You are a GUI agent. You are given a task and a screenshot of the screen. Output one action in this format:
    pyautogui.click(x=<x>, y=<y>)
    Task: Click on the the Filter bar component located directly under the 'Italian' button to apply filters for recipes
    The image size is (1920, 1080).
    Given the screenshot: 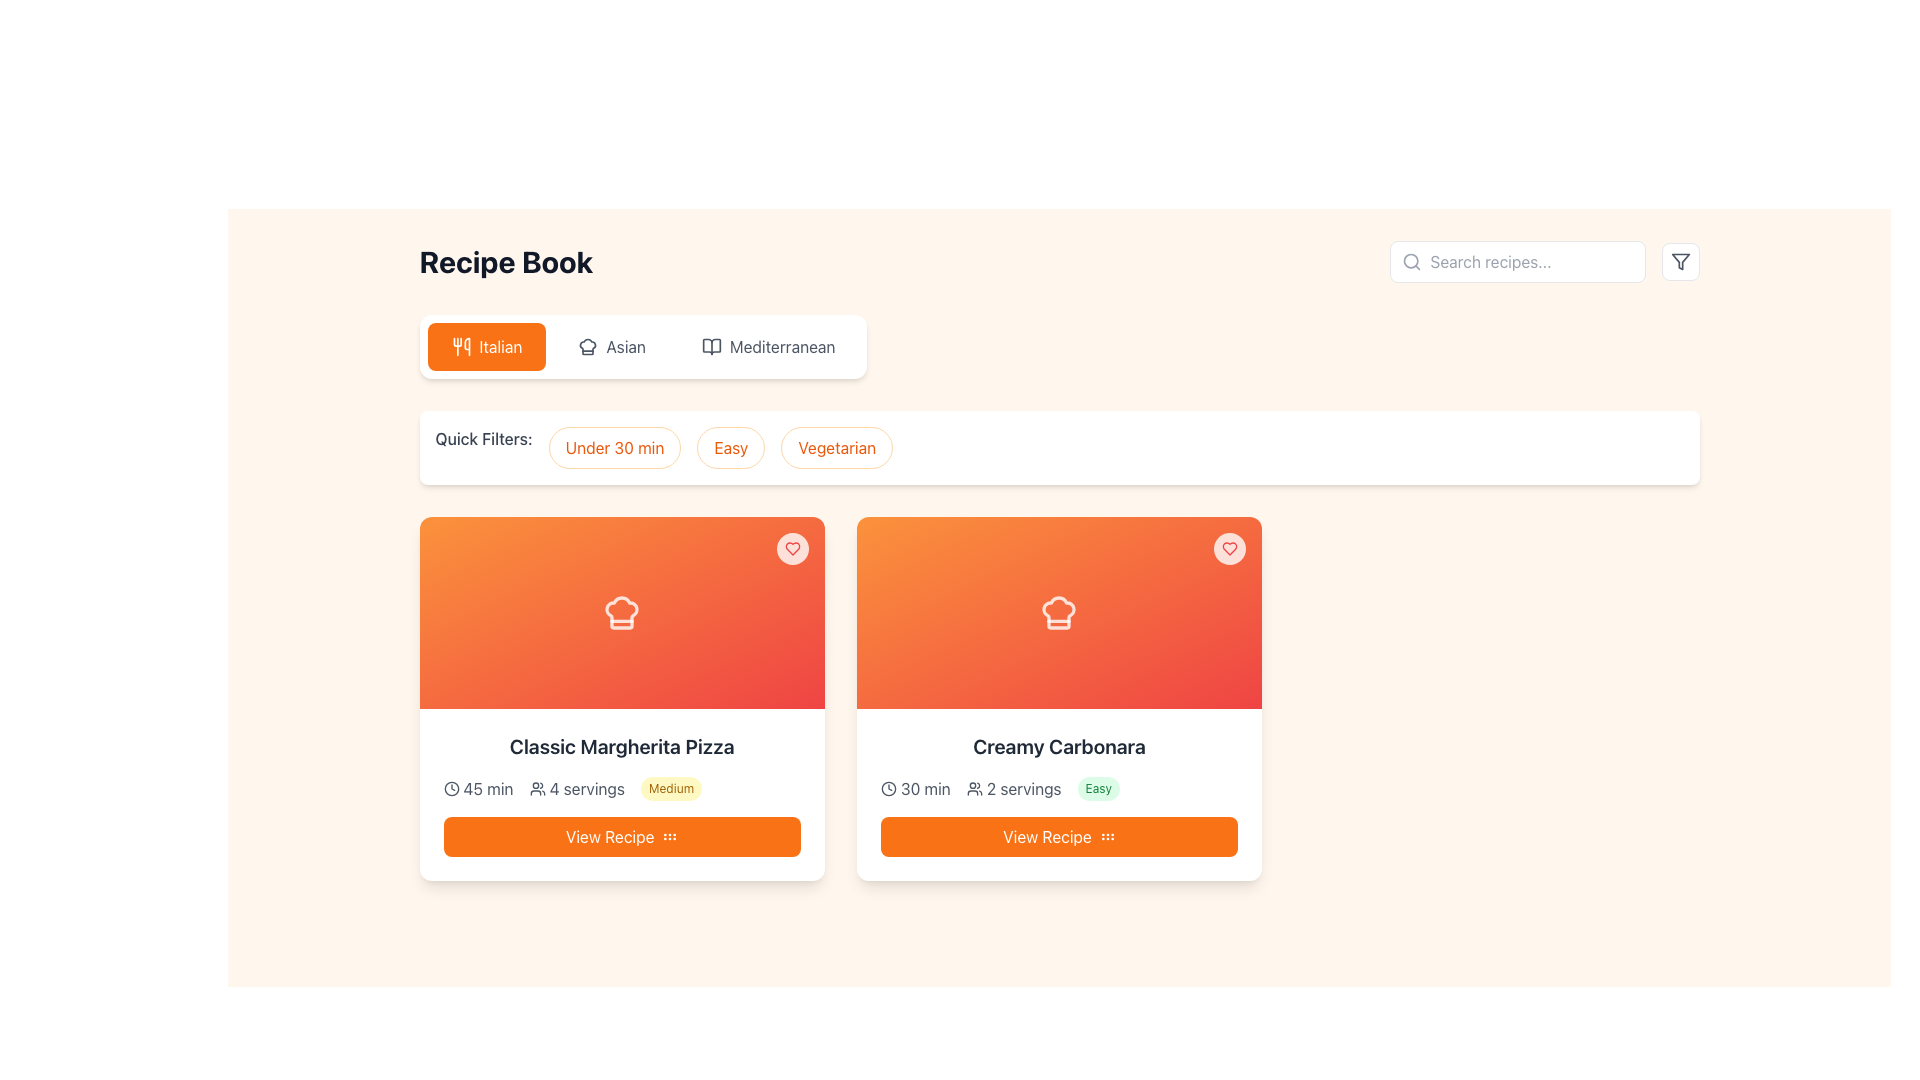 What is the action you would take?
    pyautogui.click(x=1058, y=446)
    